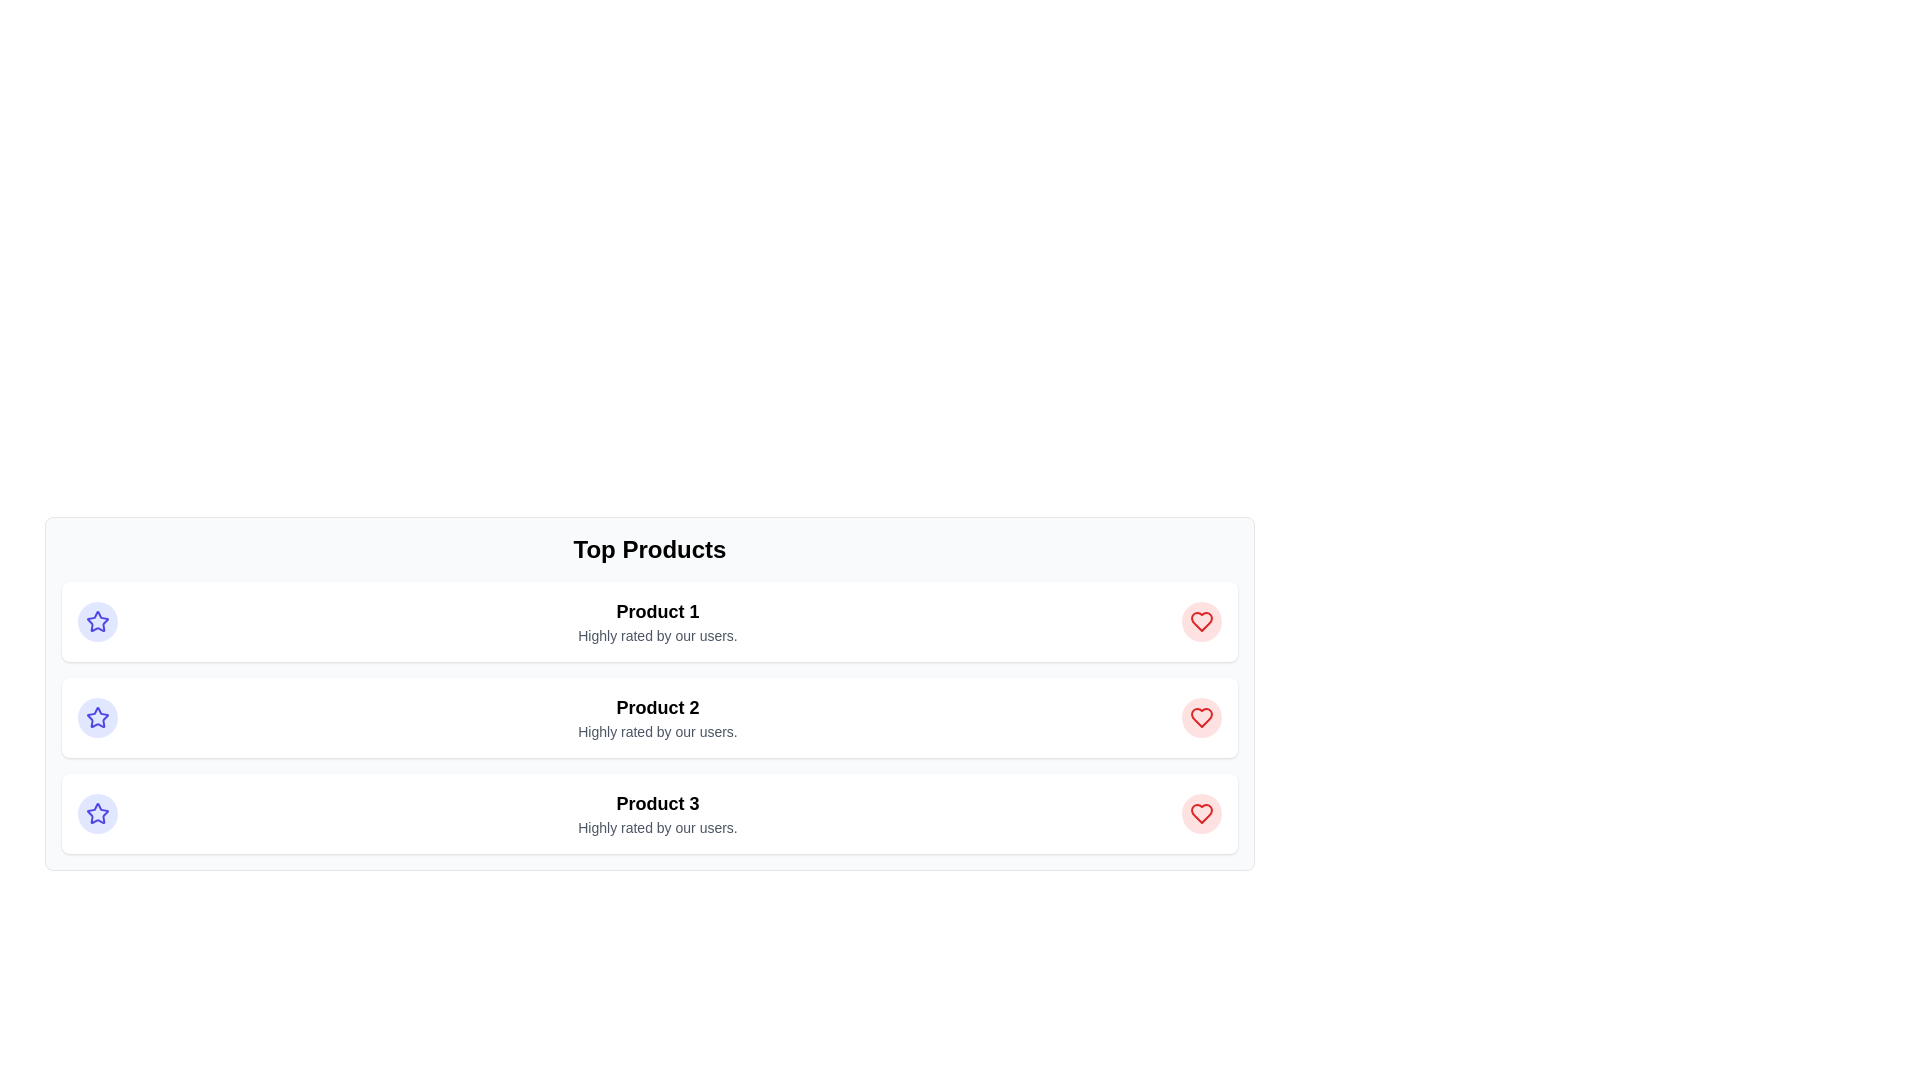 The height and width of the screenshot is (1080, 1920). I want to click on the button located, so click(1200, 813).